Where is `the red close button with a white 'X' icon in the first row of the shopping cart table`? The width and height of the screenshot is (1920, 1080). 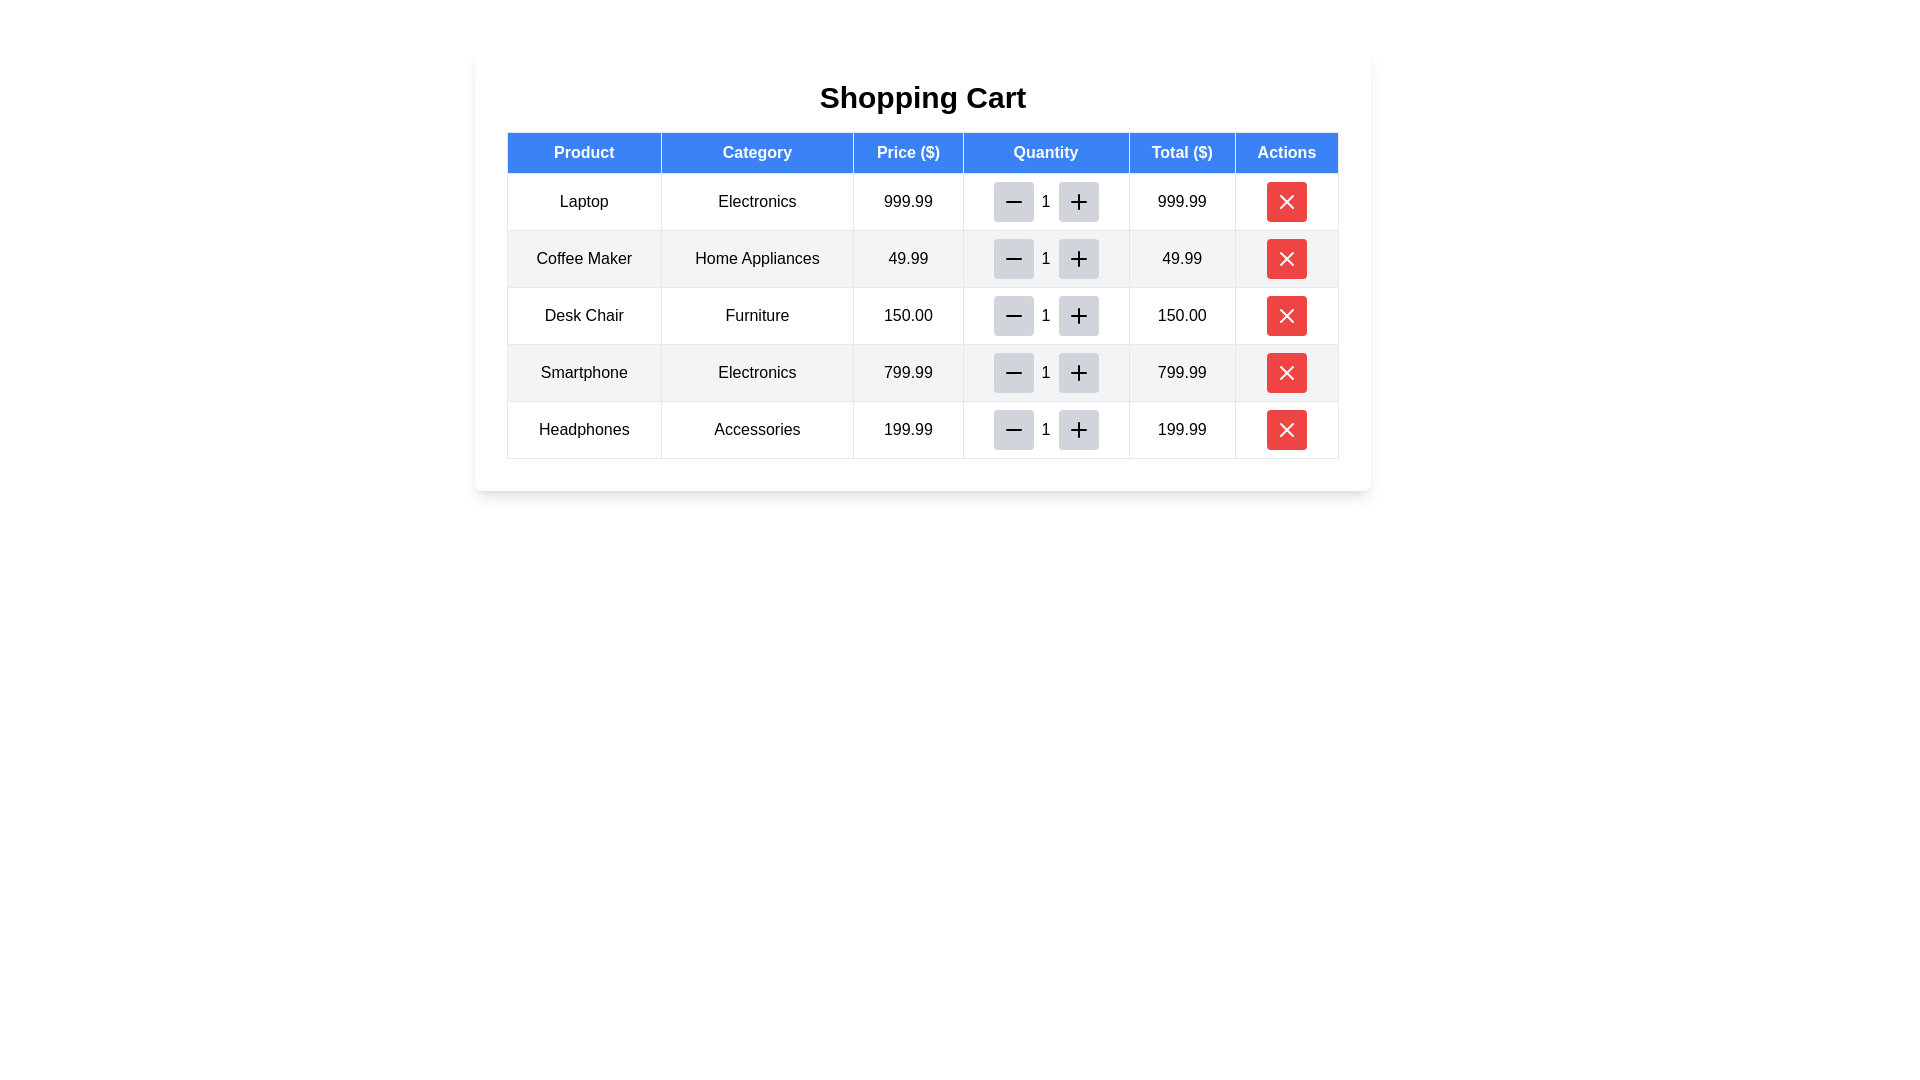
the red close button with a white 'X' icon in the first row of the shopping cart table is located at coordinates (1286, 201).